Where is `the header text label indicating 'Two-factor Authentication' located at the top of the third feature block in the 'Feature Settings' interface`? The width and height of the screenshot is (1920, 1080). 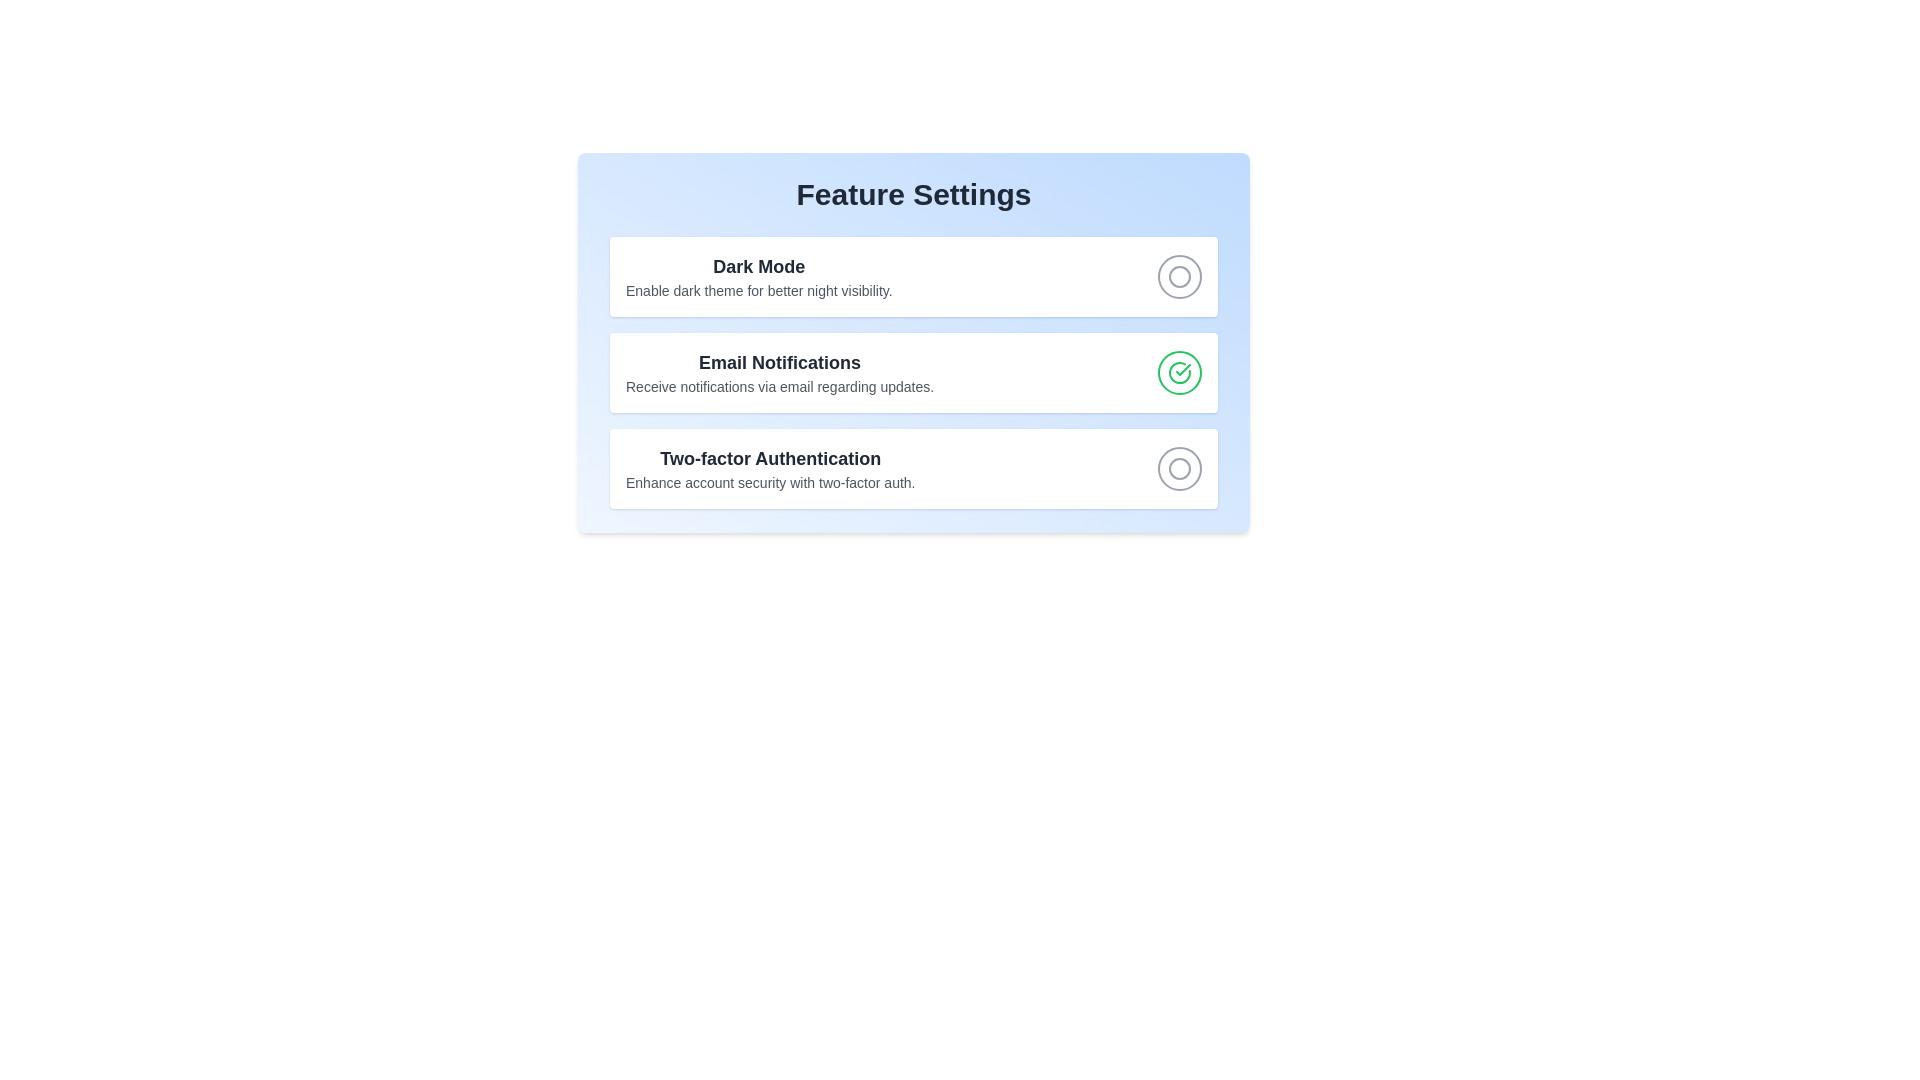 the header text label indicating 'Two-factor Authentication' located at the top of the third feature block in the 'Feature Settings' interface is located at coordinates (769, 459).